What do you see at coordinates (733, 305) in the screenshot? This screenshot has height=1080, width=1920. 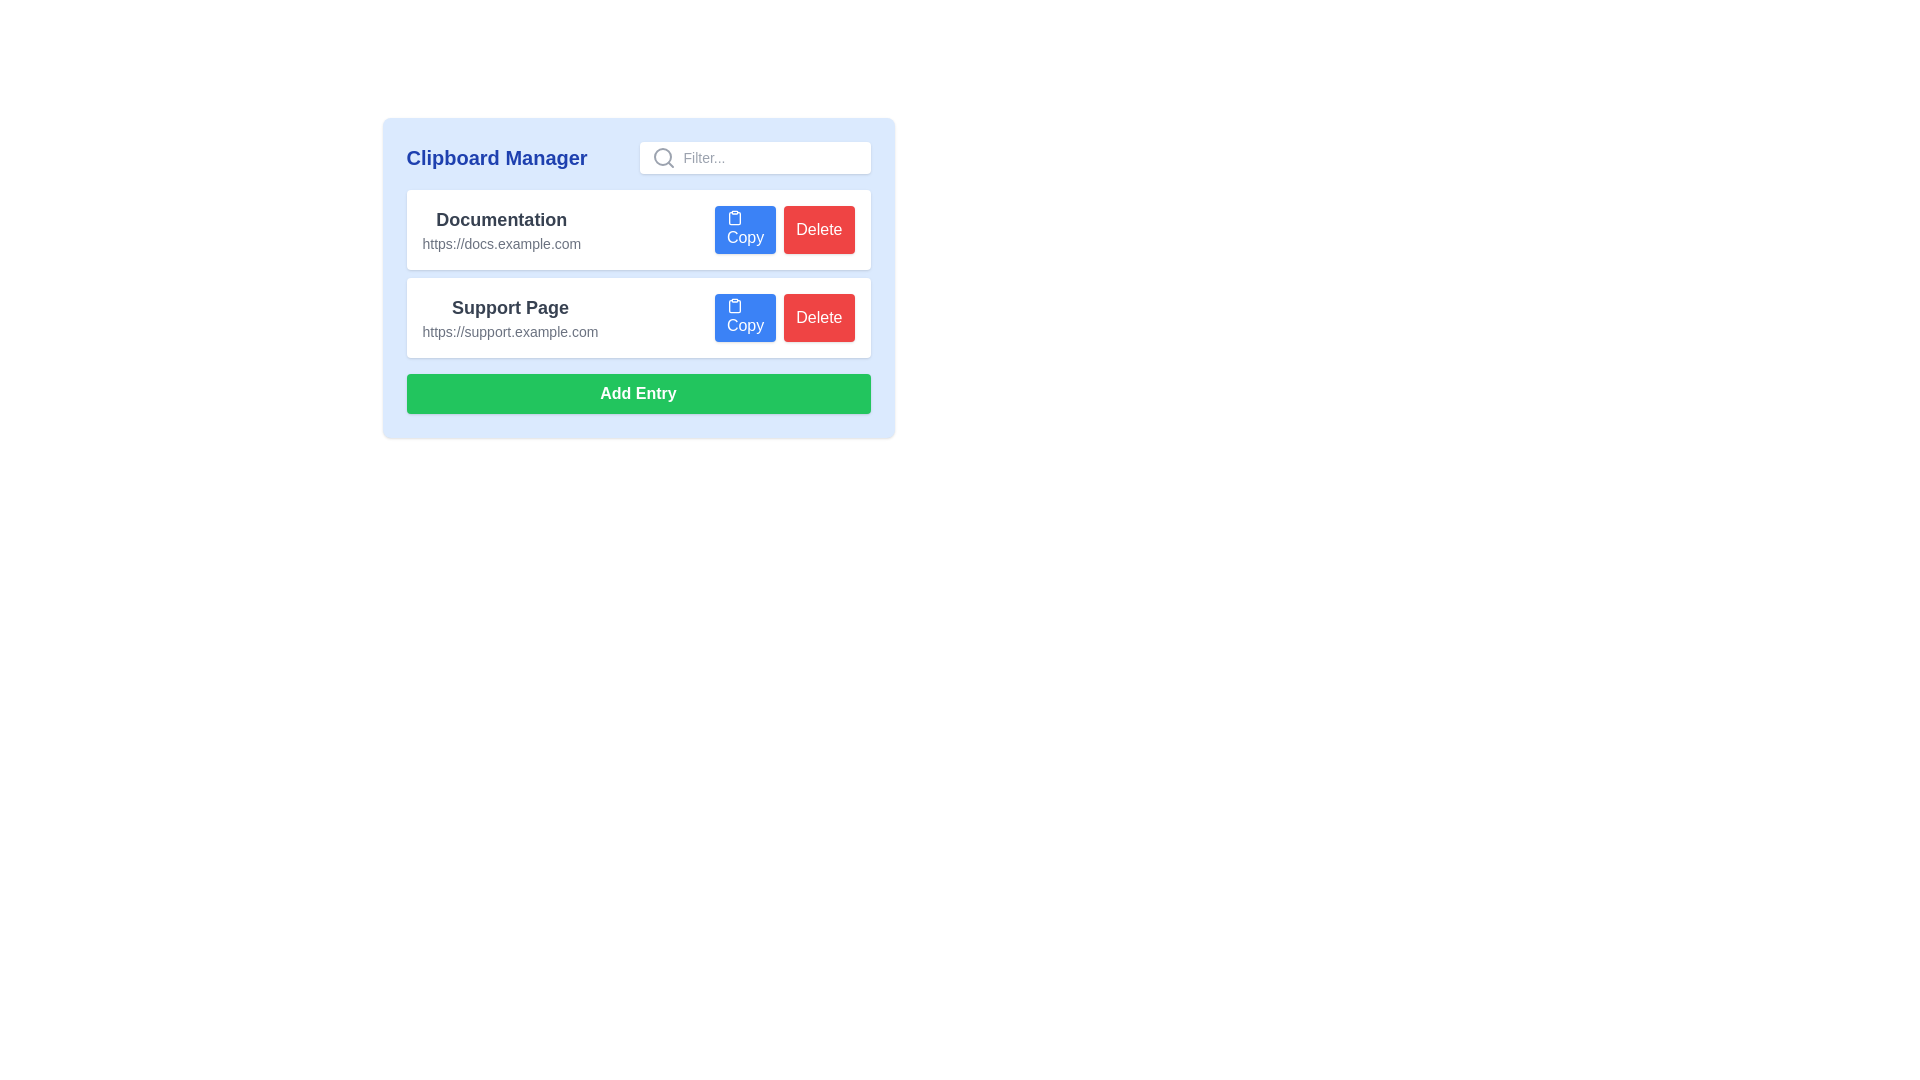 I see `the clipboard icon that is part of the 'Copy' button in the second row of the list` at bounding box center [733, 305].